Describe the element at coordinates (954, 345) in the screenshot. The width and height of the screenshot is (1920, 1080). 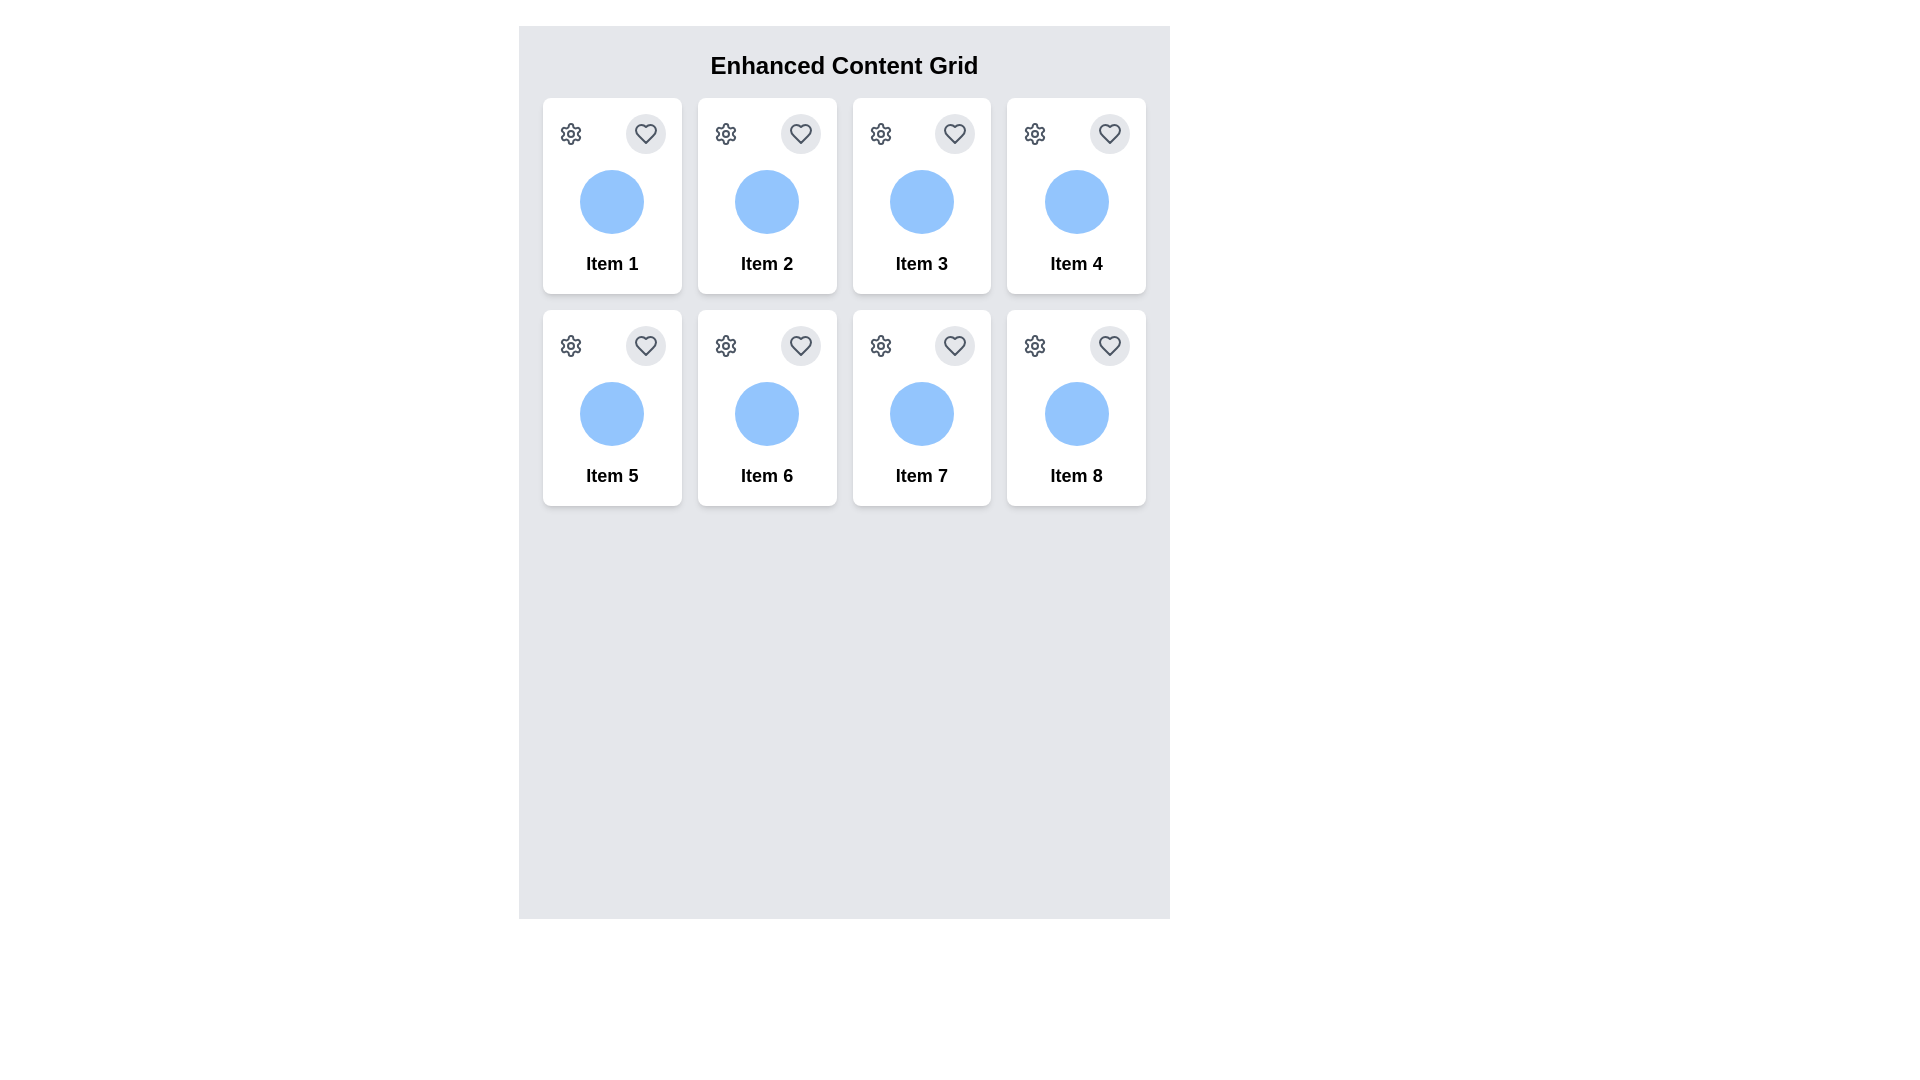
I see `the Icon button located in the top-right corner of the 'Item 7' card in the second row and third column of the content grid to possibly reveal additional tooltip information` at that location.